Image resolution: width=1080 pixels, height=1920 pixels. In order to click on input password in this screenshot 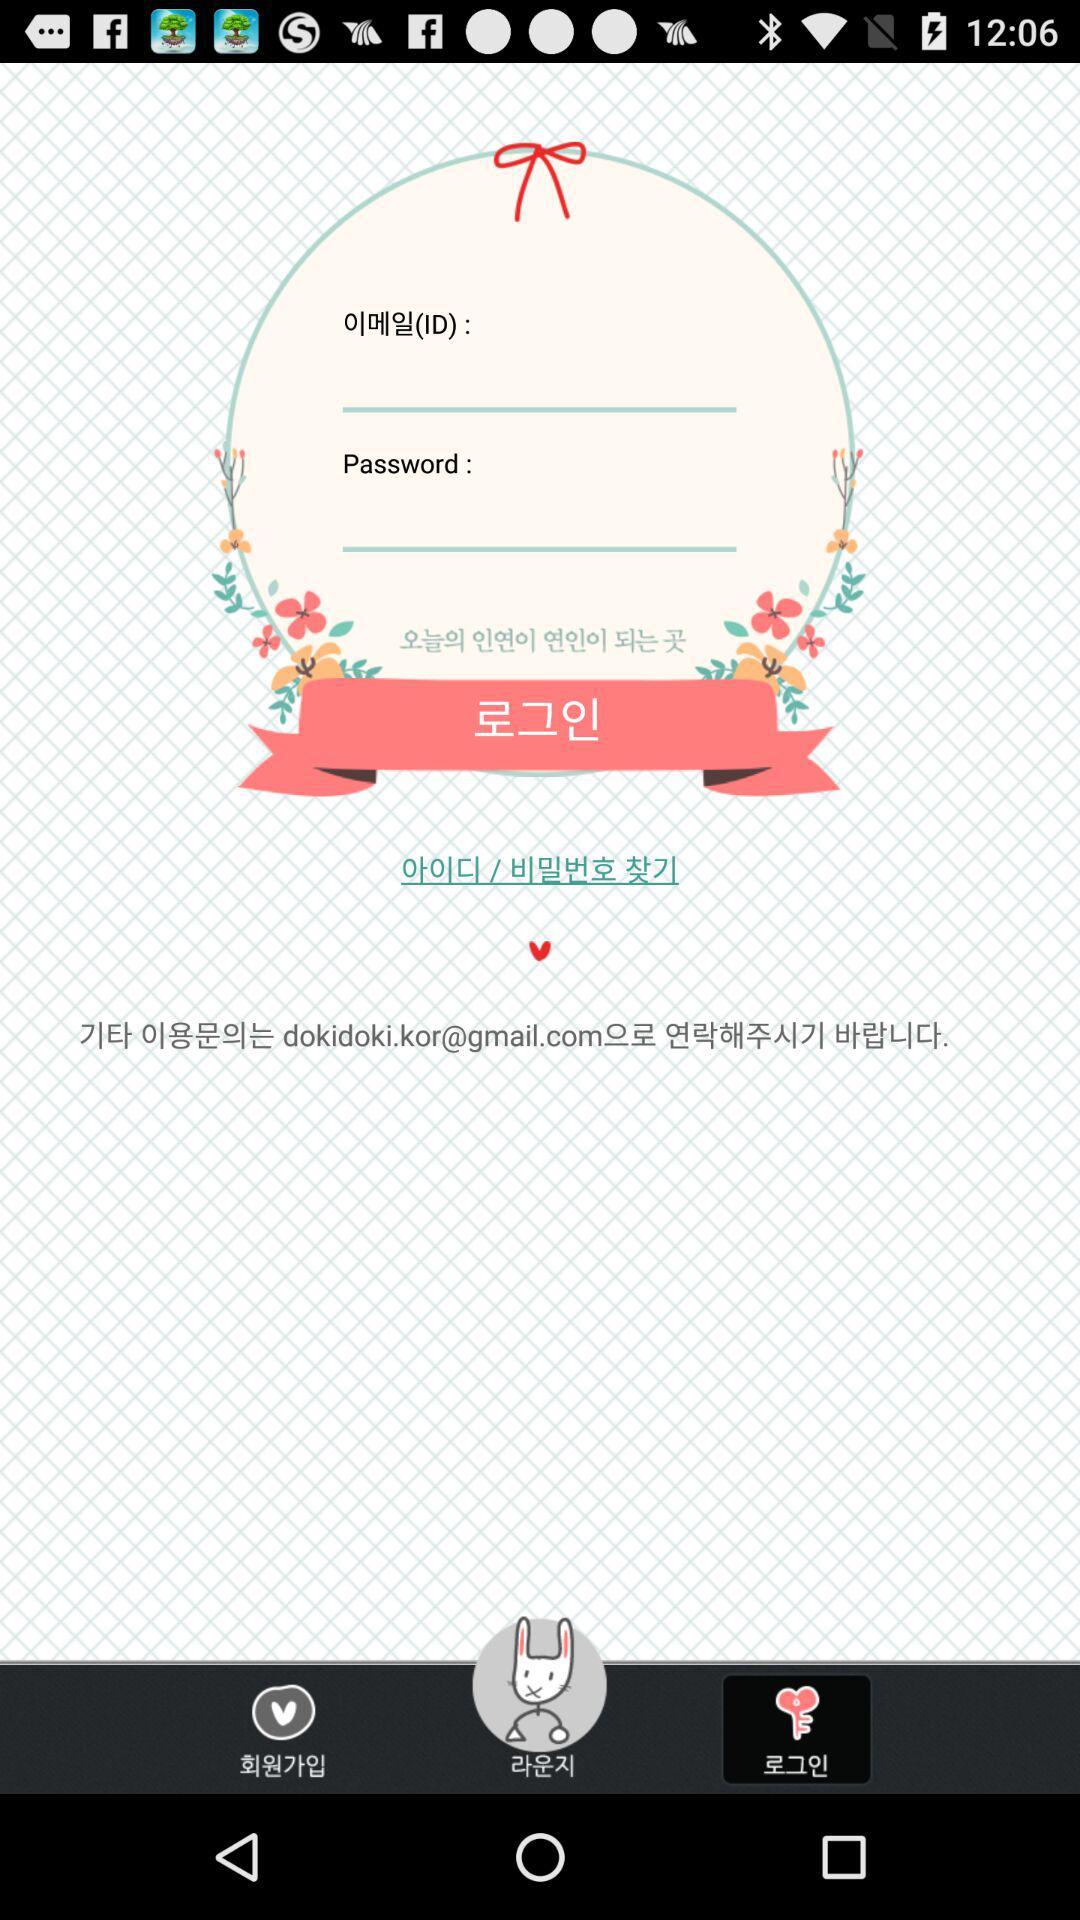, I will do `click(538, 516)`.